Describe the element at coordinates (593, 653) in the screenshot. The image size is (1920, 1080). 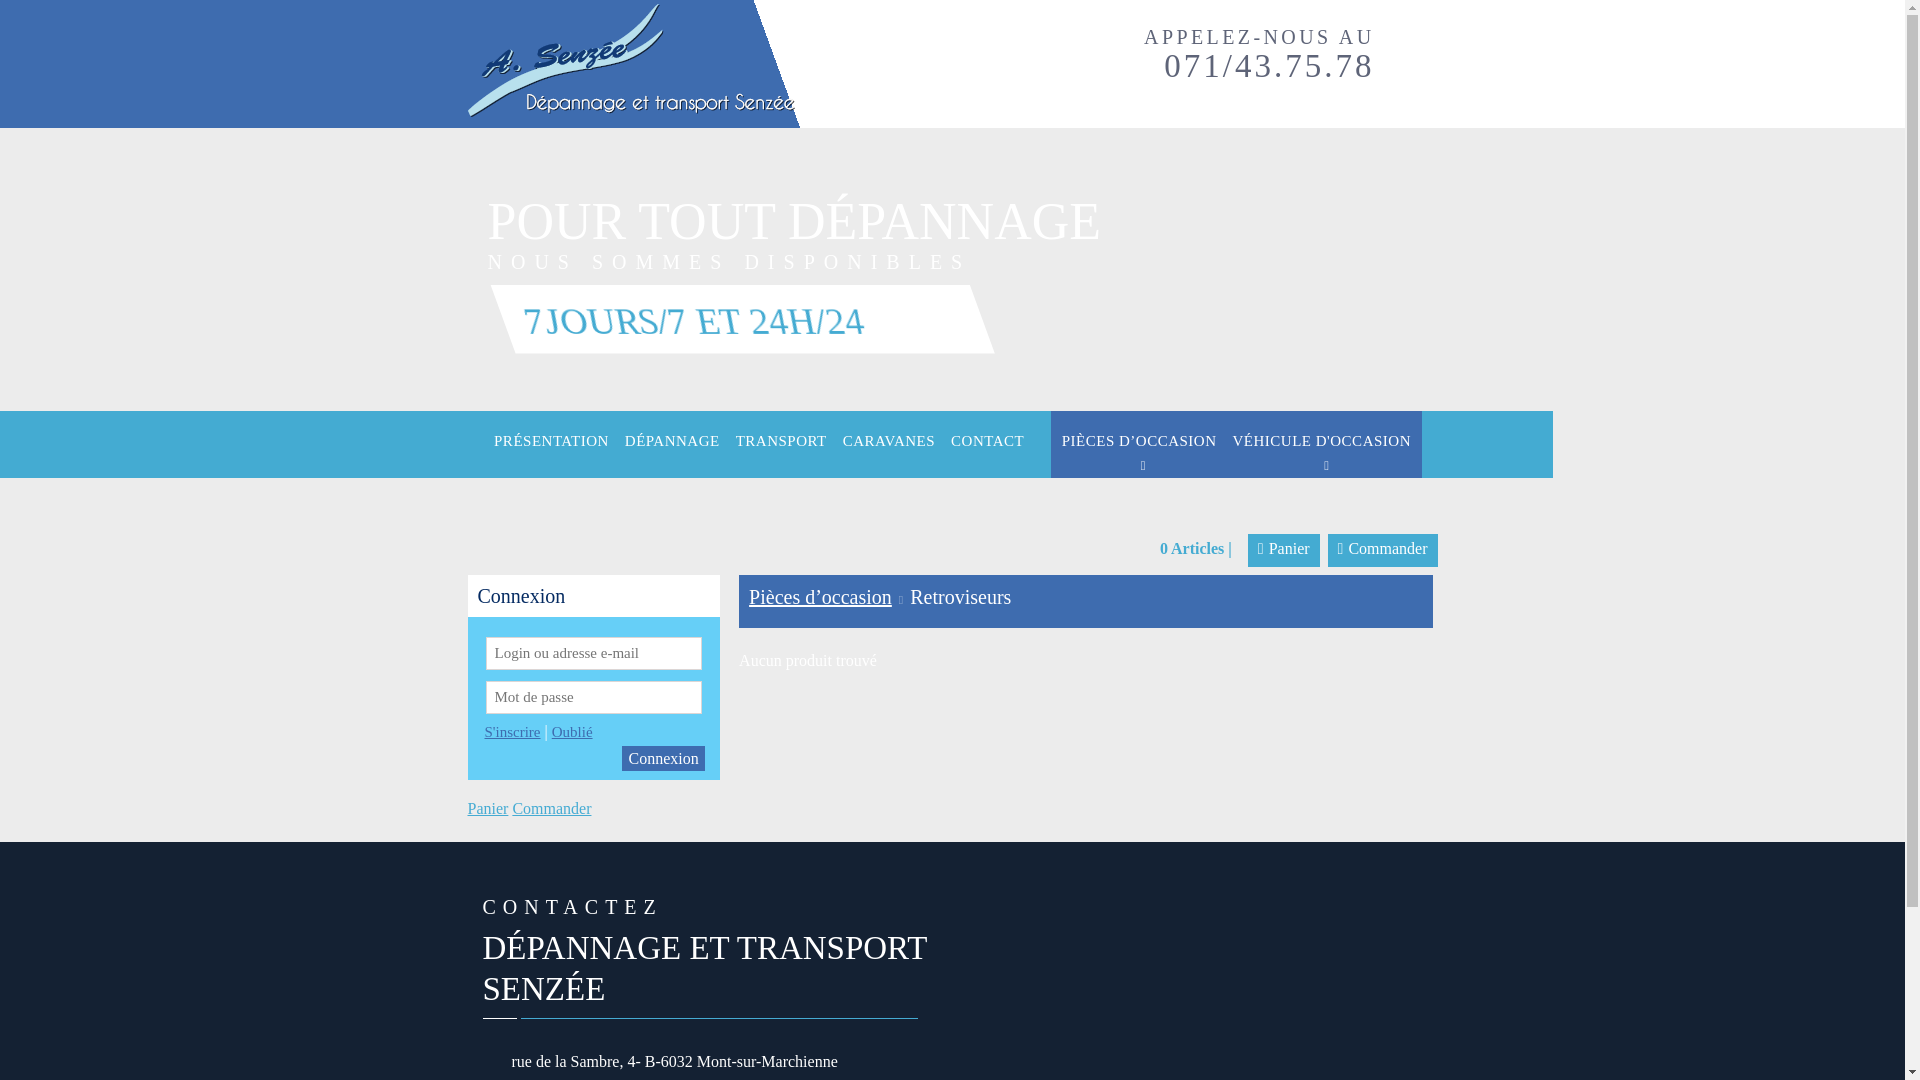
I see `'Login ou adresse e-mail'` at that location.